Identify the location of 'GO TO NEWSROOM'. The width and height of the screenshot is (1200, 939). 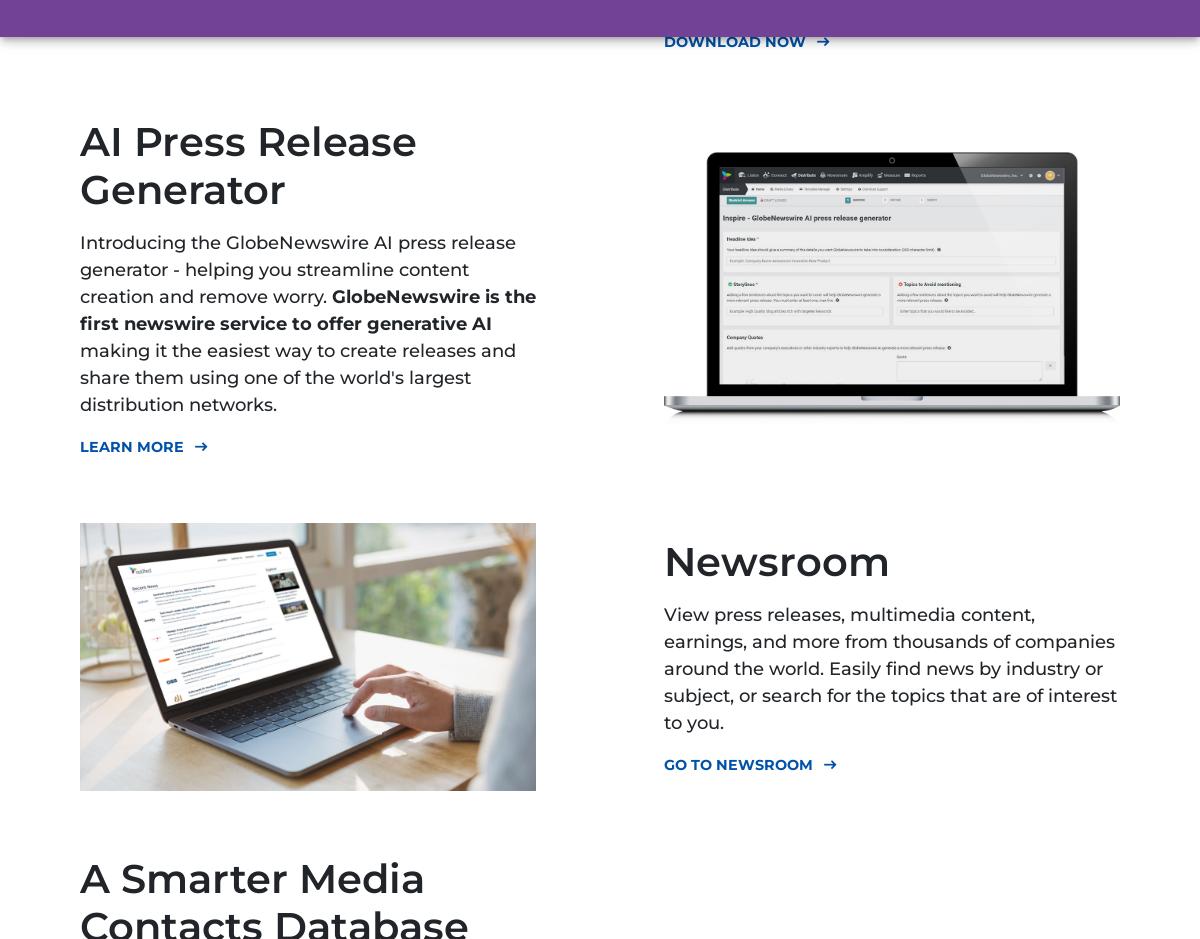
(738, 762).